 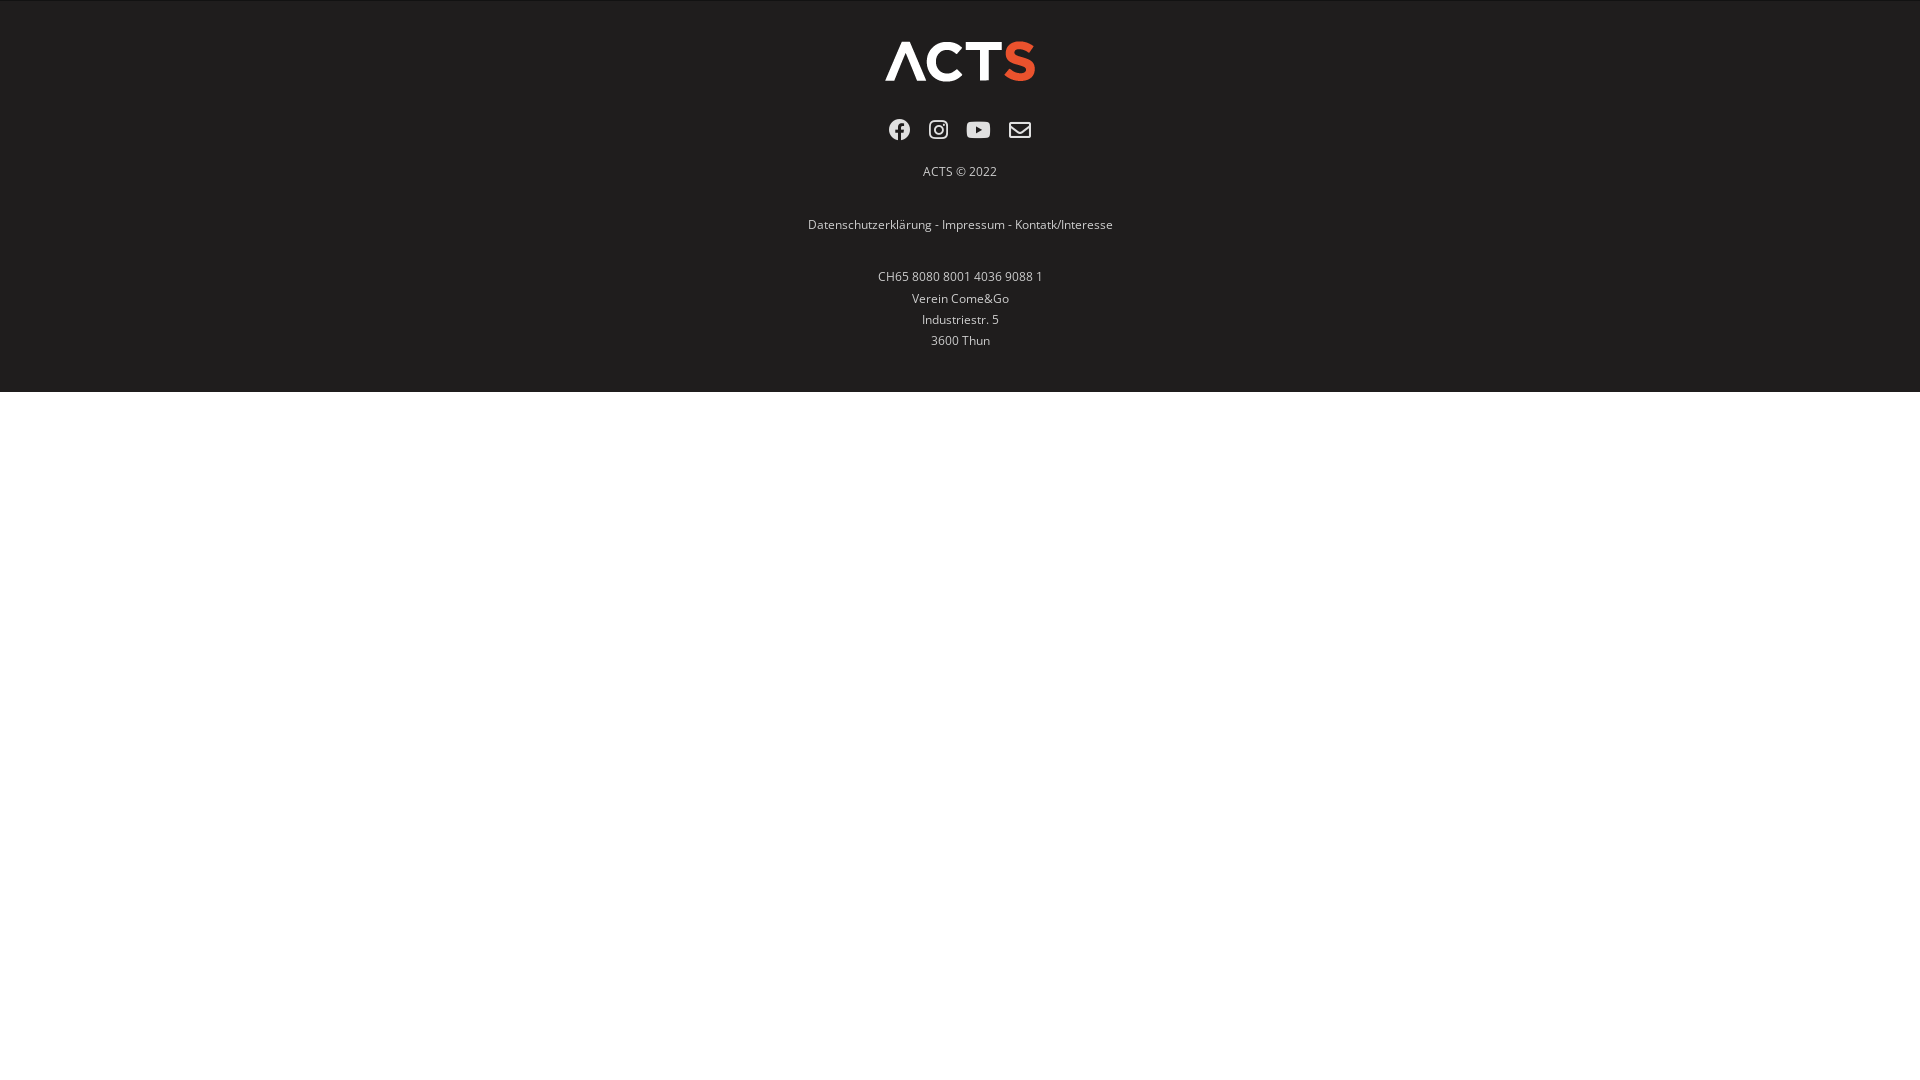 I want to click on 'email', so click(x=1019, y=135).